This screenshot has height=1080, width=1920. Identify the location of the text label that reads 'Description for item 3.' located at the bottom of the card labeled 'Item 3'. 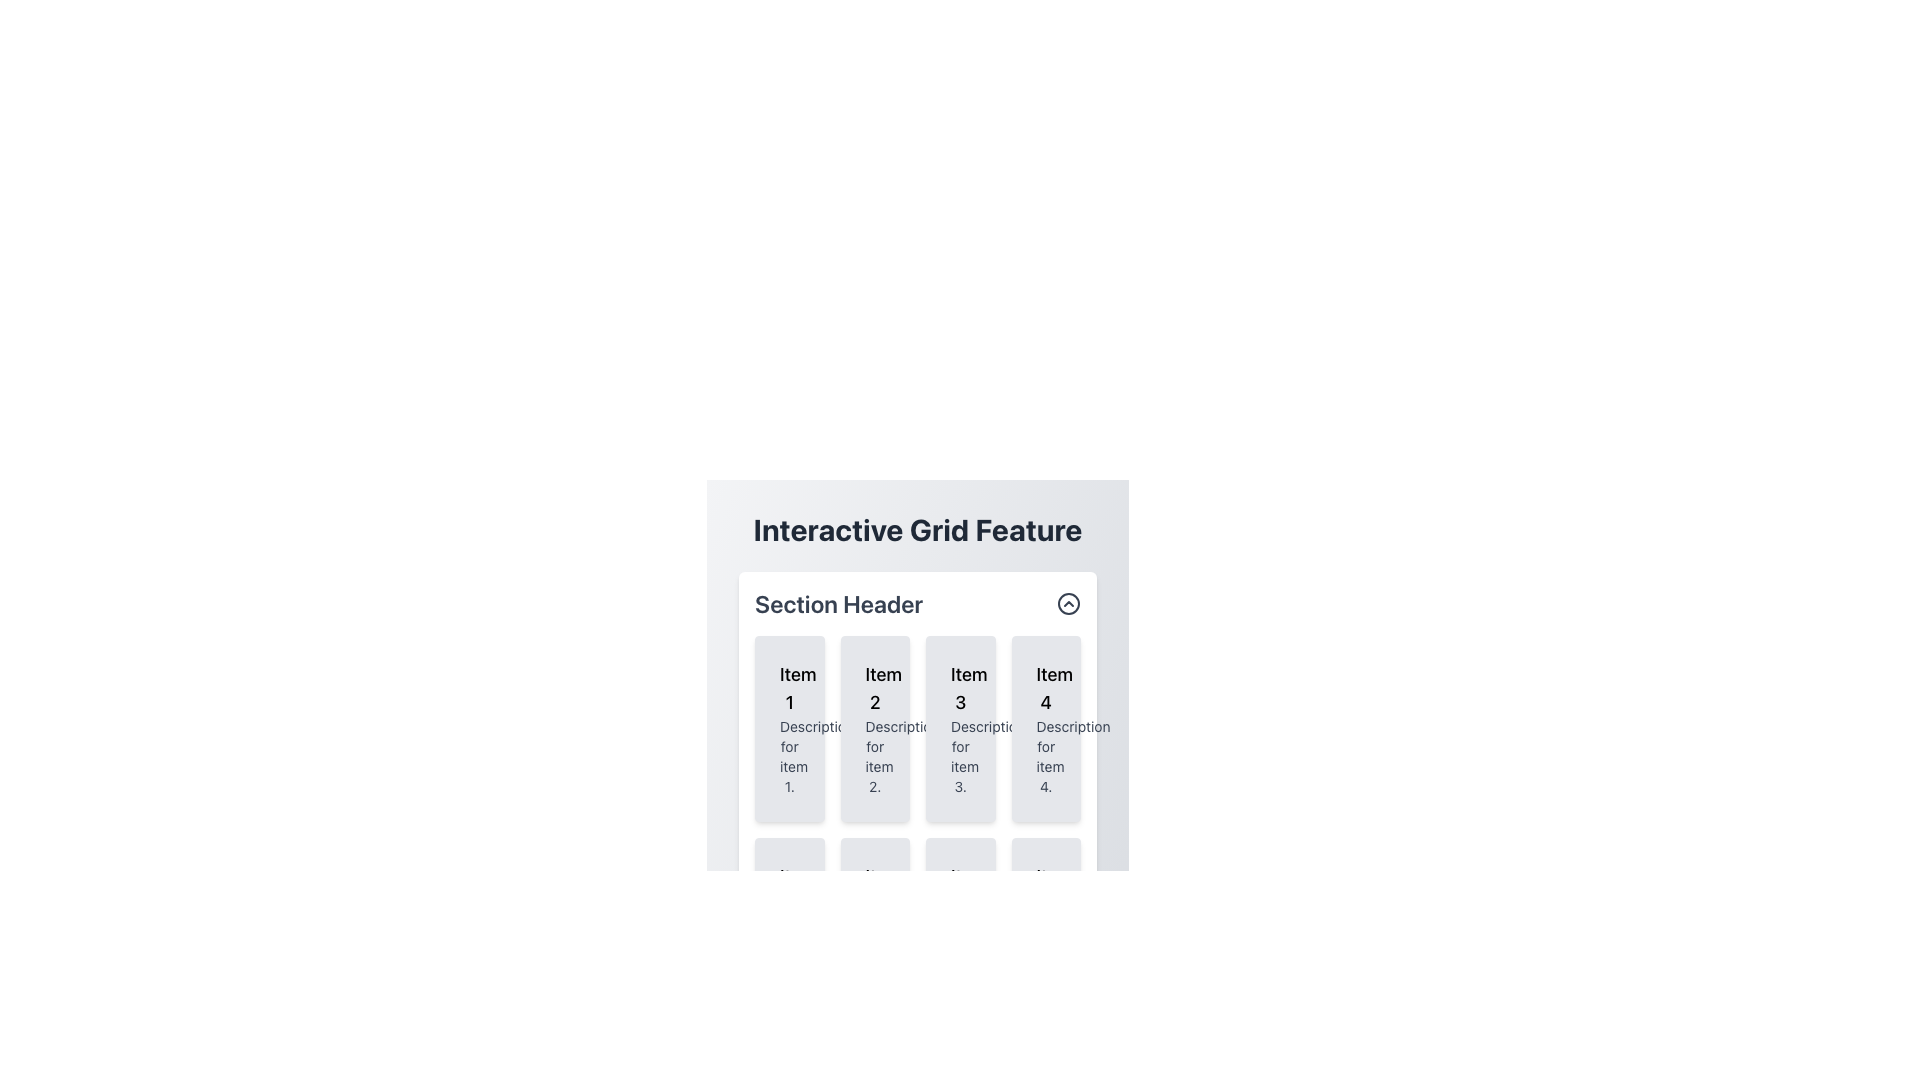
(960, 756).